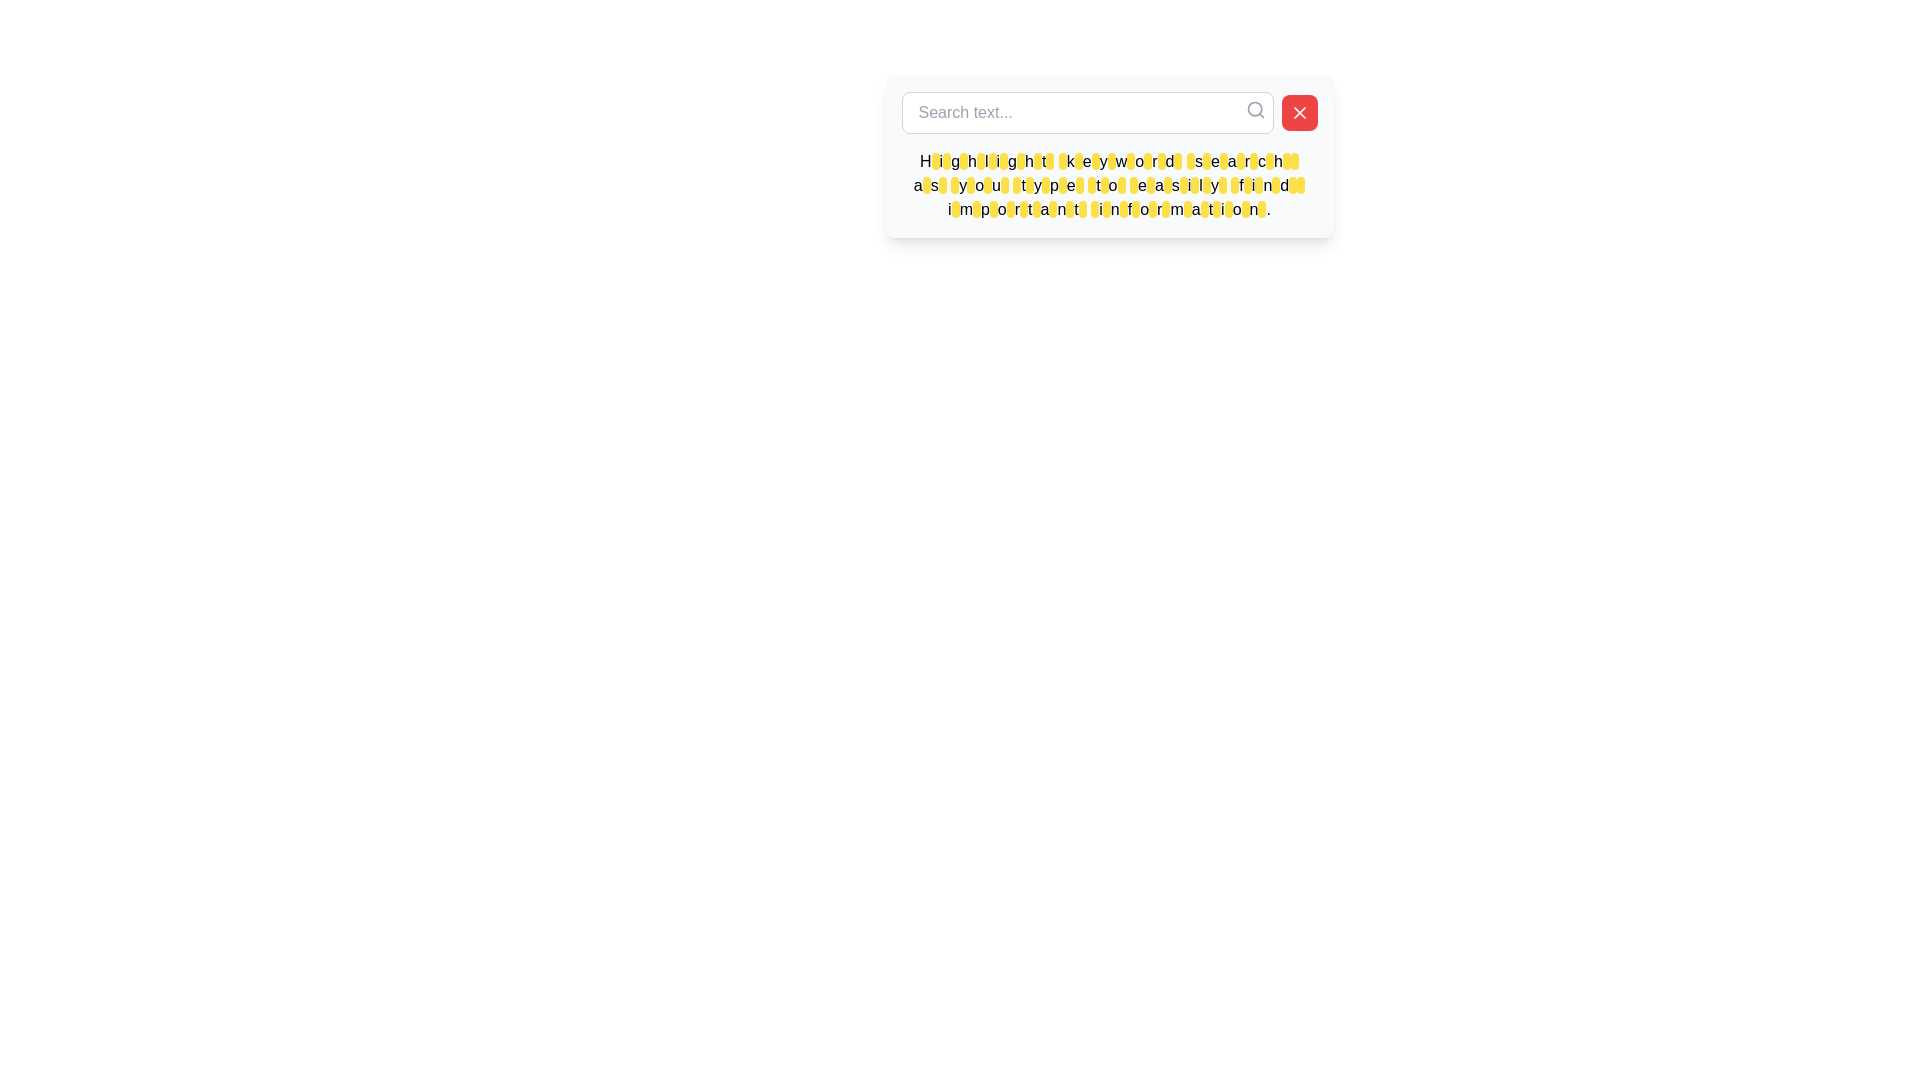 This screenshot has width=1920, height=1080. What do you see at coordinates (1148, 160) in the screenshot?
I see `the highlight element, which is a small rectangular shape with a rounded corner design, featuring a yellow background and black borderless text, located in the 15th position of a line of highlighted keywords` at bounding box center [1148, 160].